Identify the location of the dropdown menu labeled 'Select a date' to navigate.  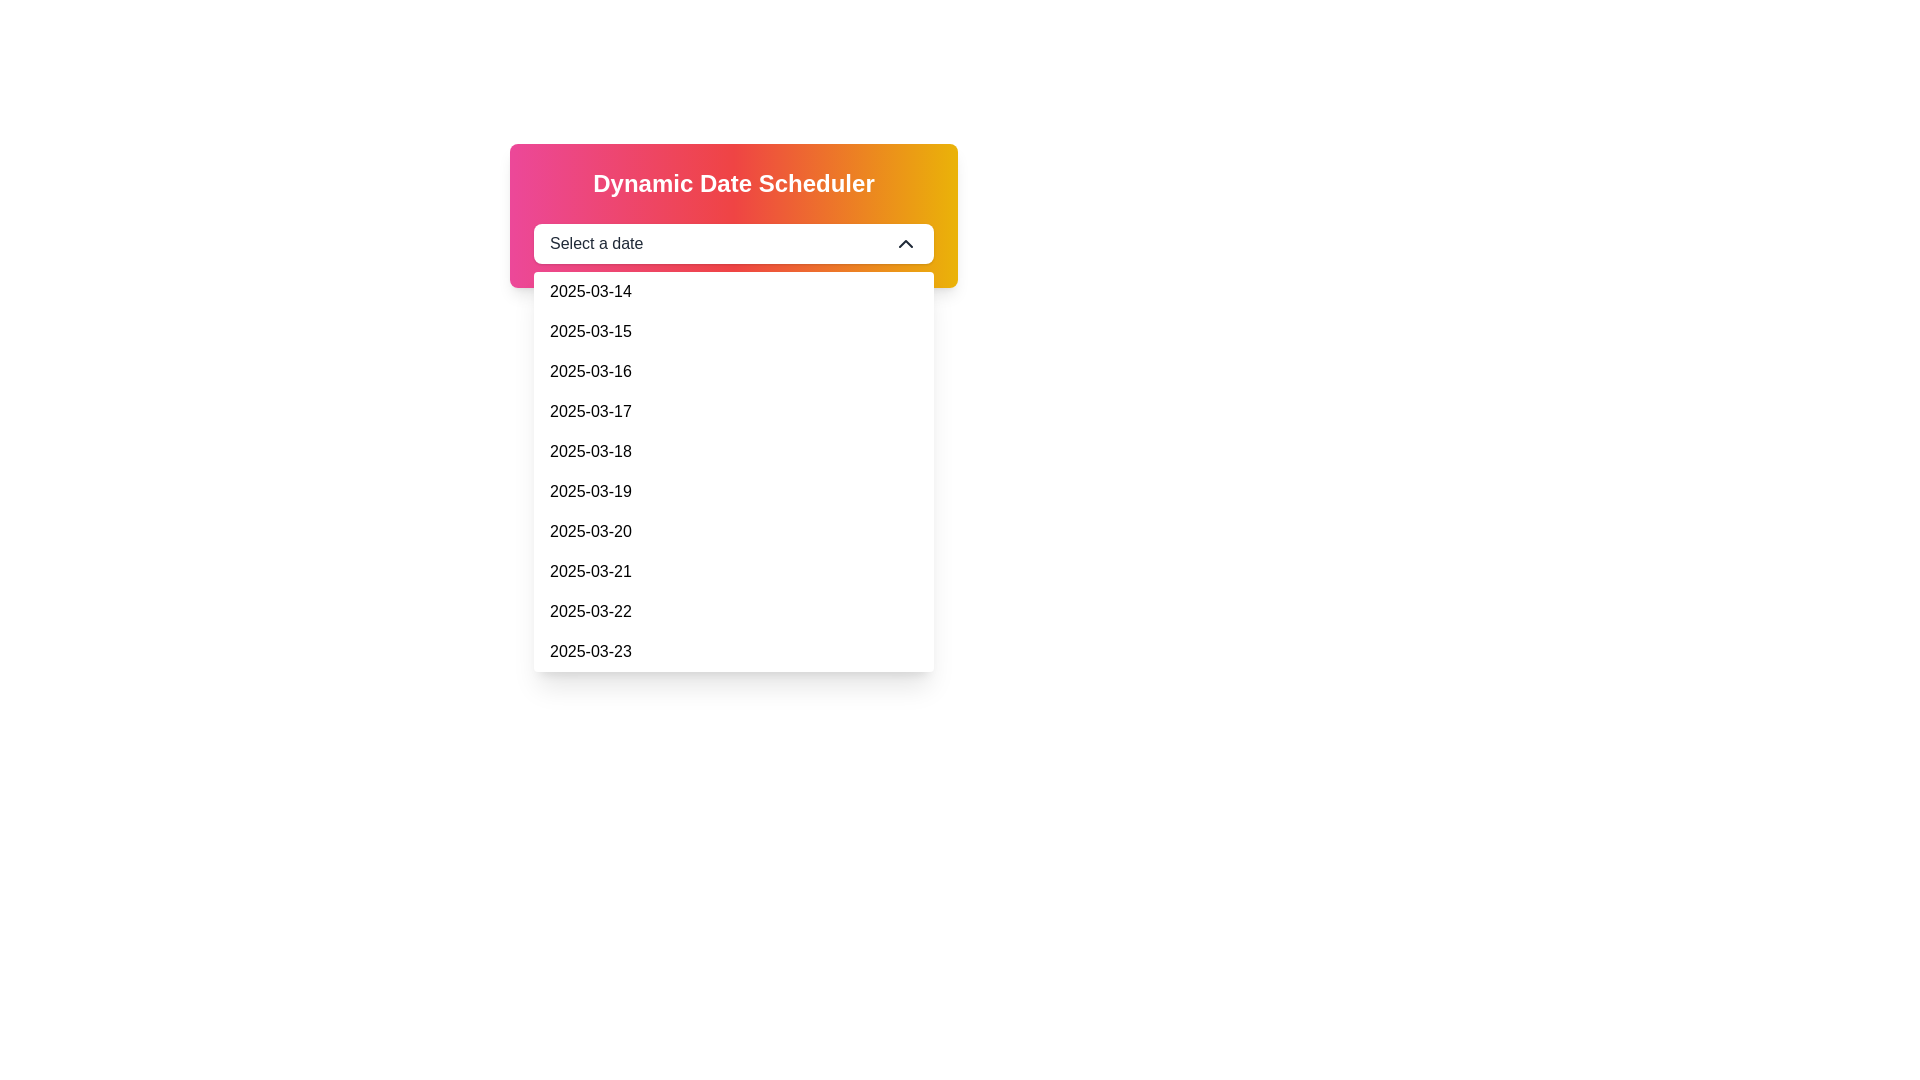
(733, 242).